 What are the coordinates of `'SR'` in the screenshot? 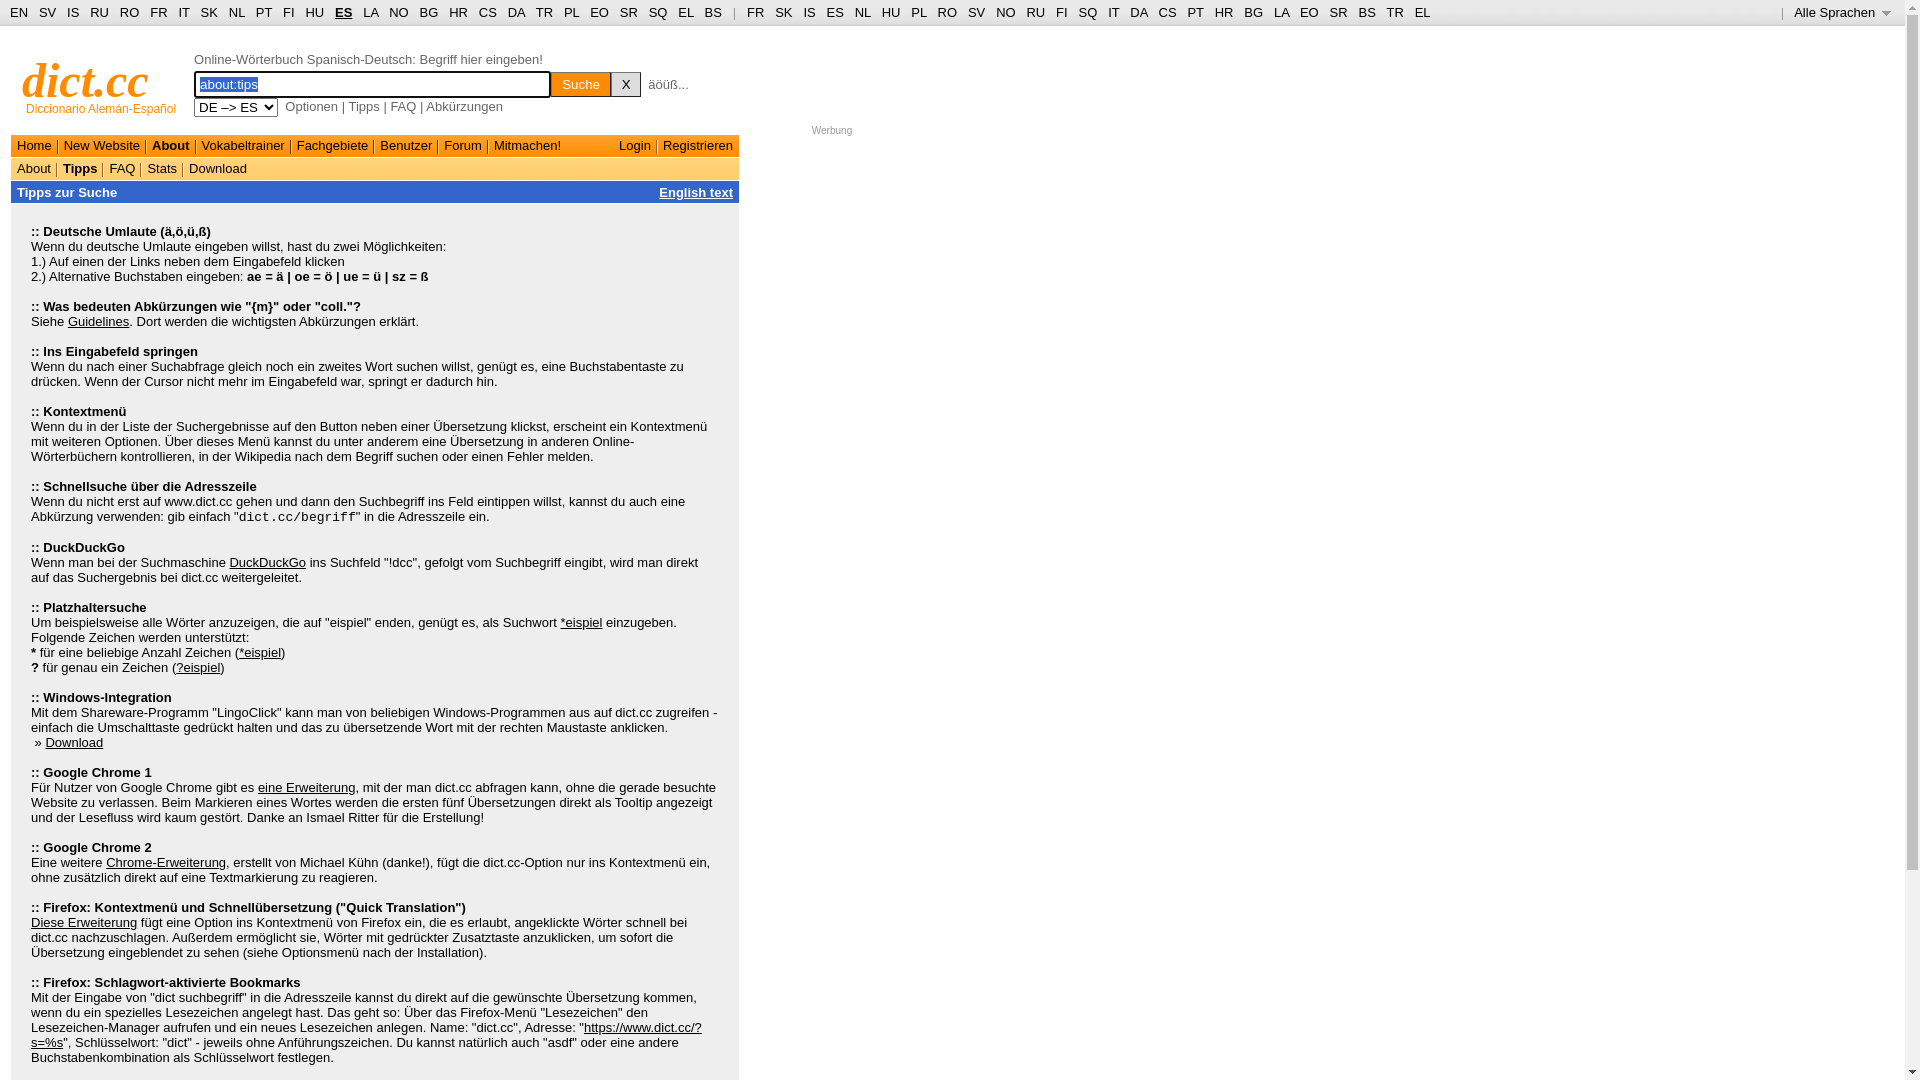 It's located at (627, 12).